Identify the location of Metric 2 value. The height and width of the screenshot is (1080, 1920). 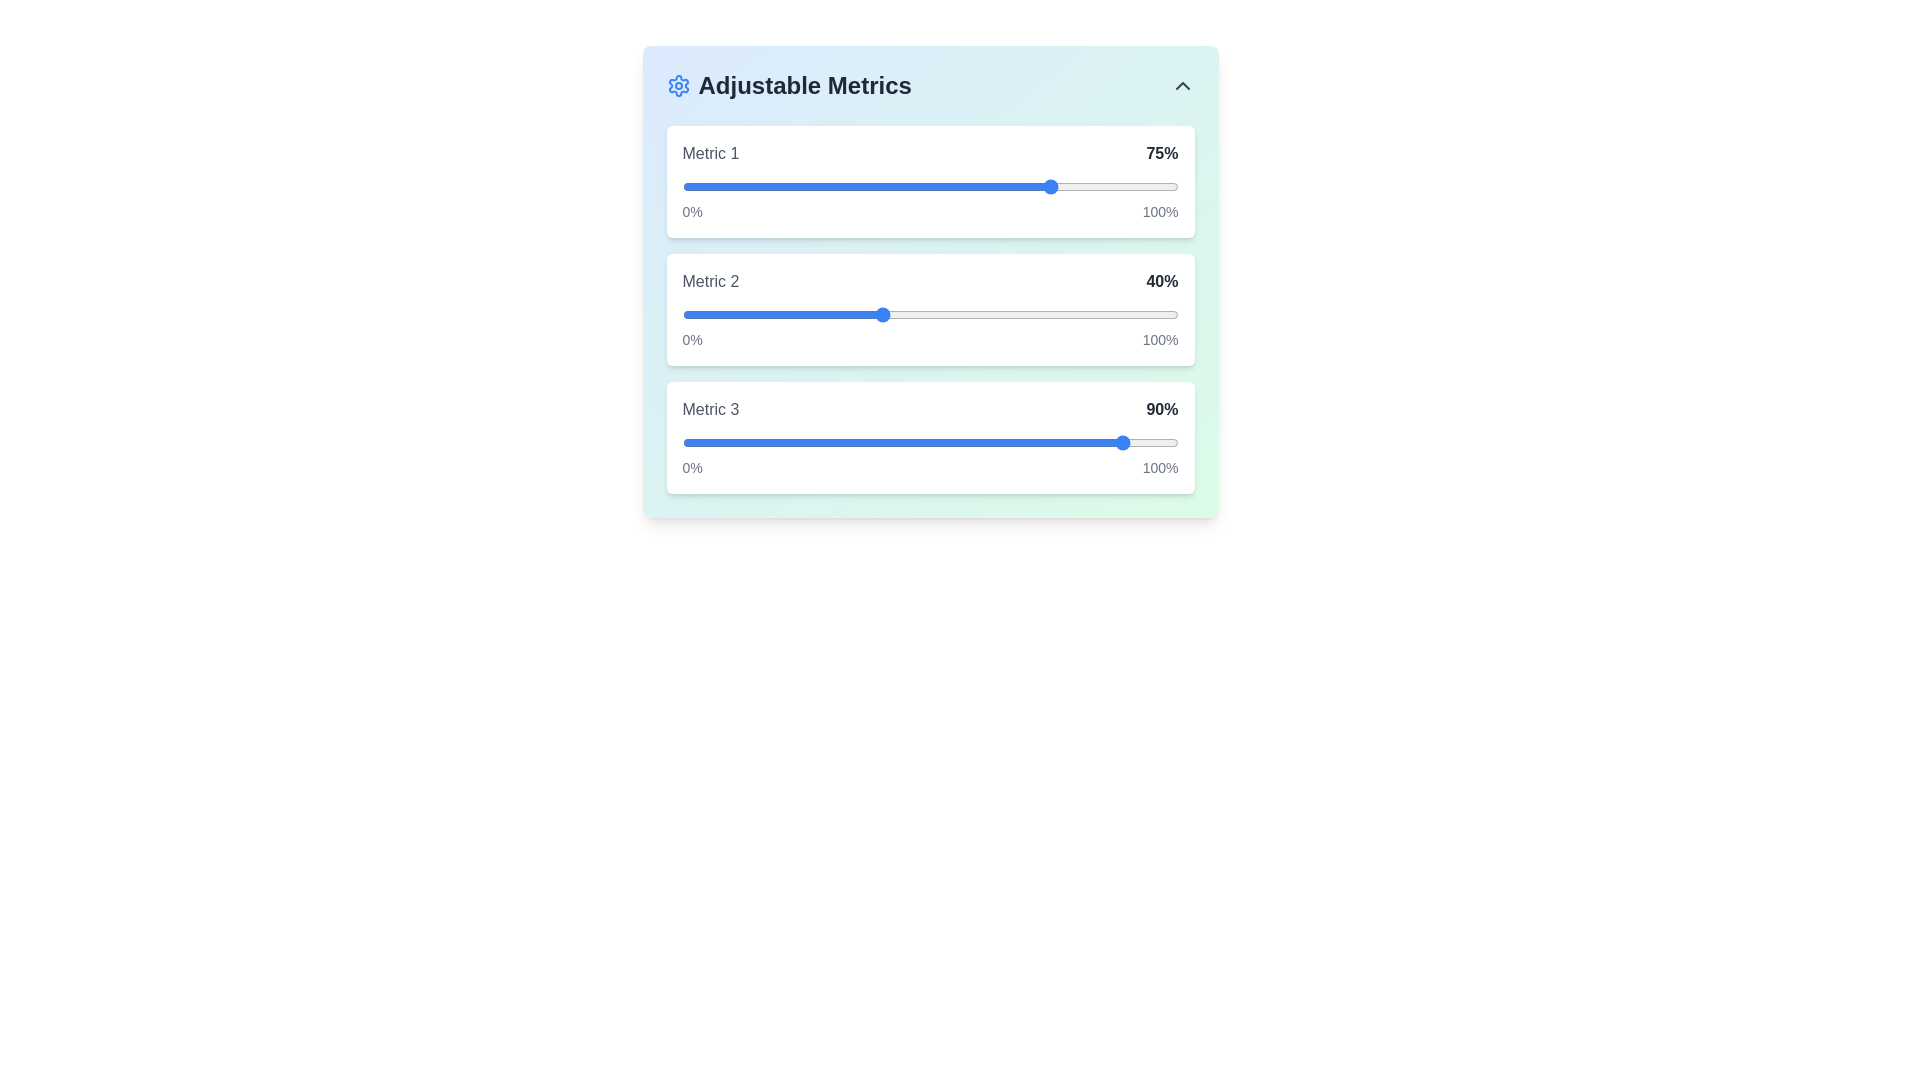
(980, 315).